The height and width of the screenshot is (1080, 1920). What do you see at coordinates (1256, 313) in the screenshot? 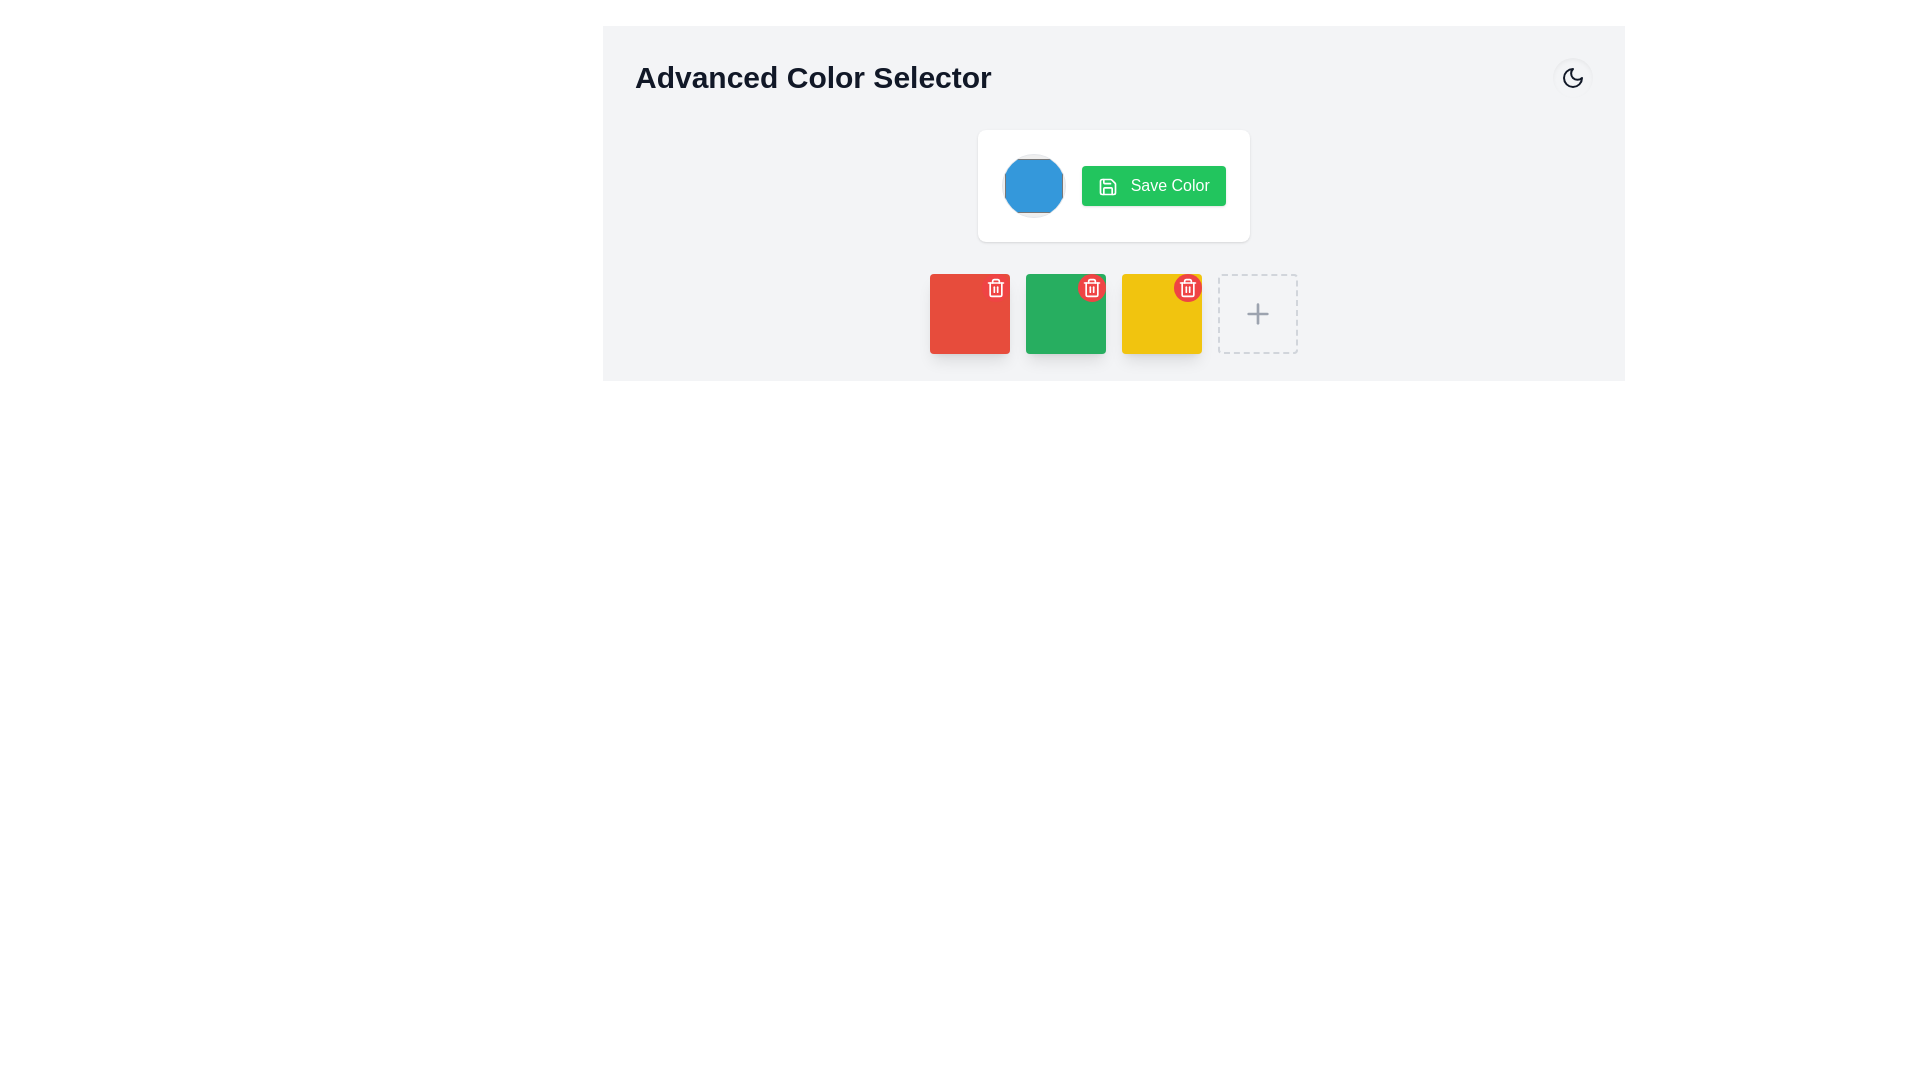
I see `the square button with dashed gray borders and a plus icon` at bounding box center [1256, 313].